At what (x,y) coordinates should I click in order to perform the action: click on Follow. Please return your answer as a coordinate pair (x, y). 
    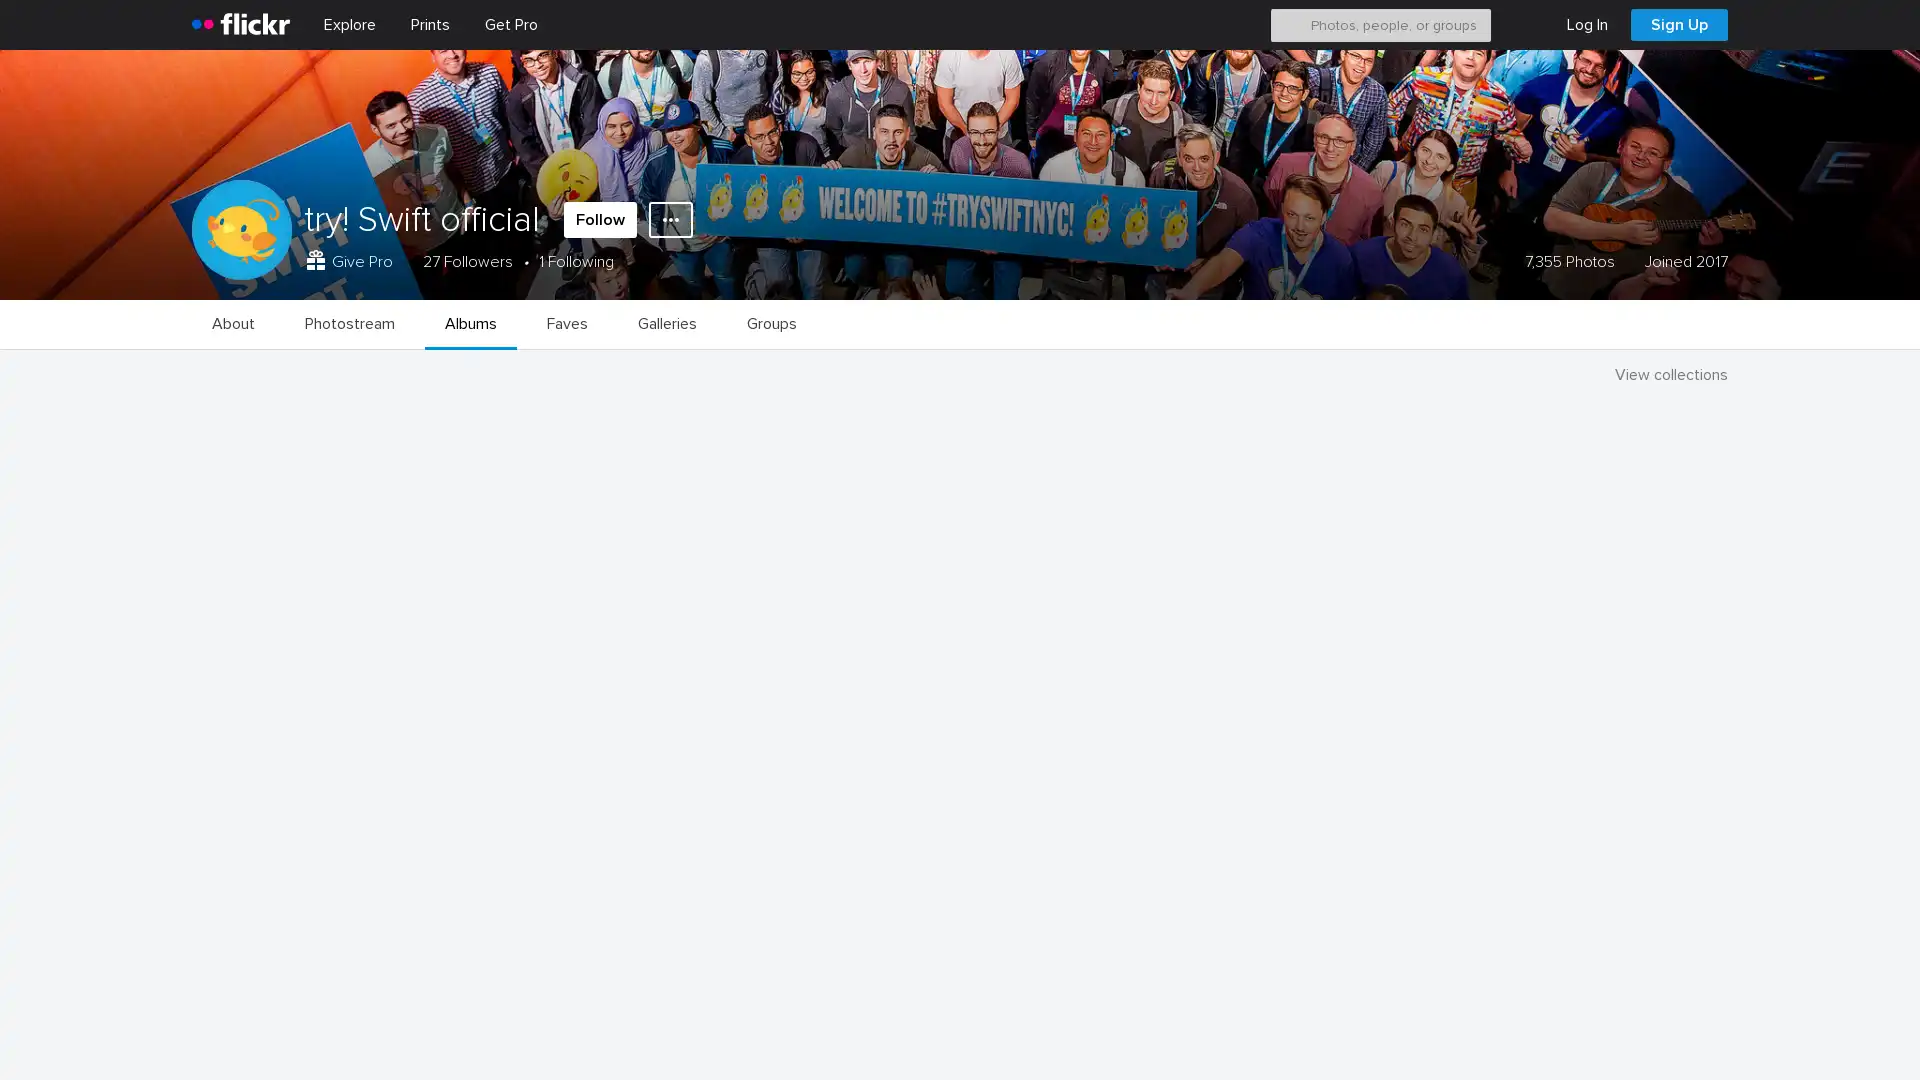
    Looking at the image, I should click on (599, 219).